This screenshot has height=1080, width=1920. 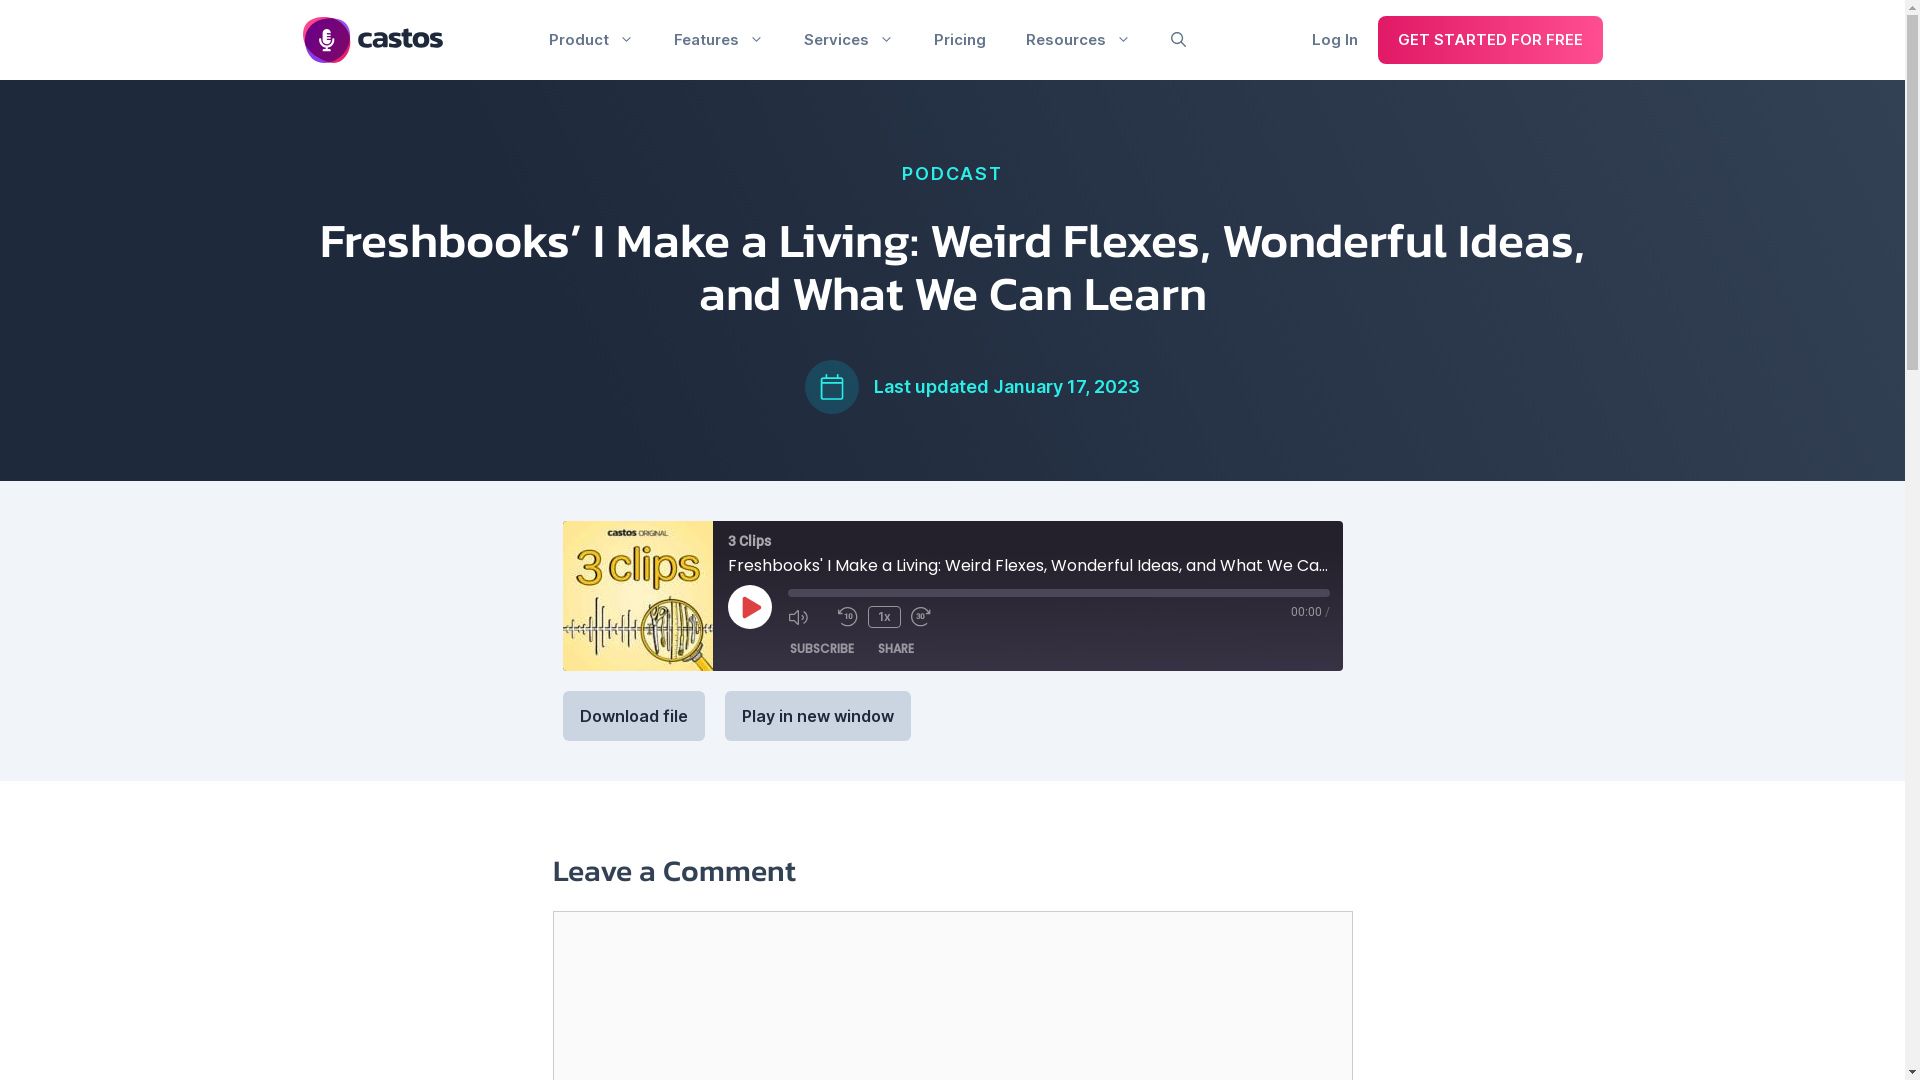 What do you see at coordinates (1058, 592) in the screenshot?
I see `'Seek'` at bounding box center [1058, 592].